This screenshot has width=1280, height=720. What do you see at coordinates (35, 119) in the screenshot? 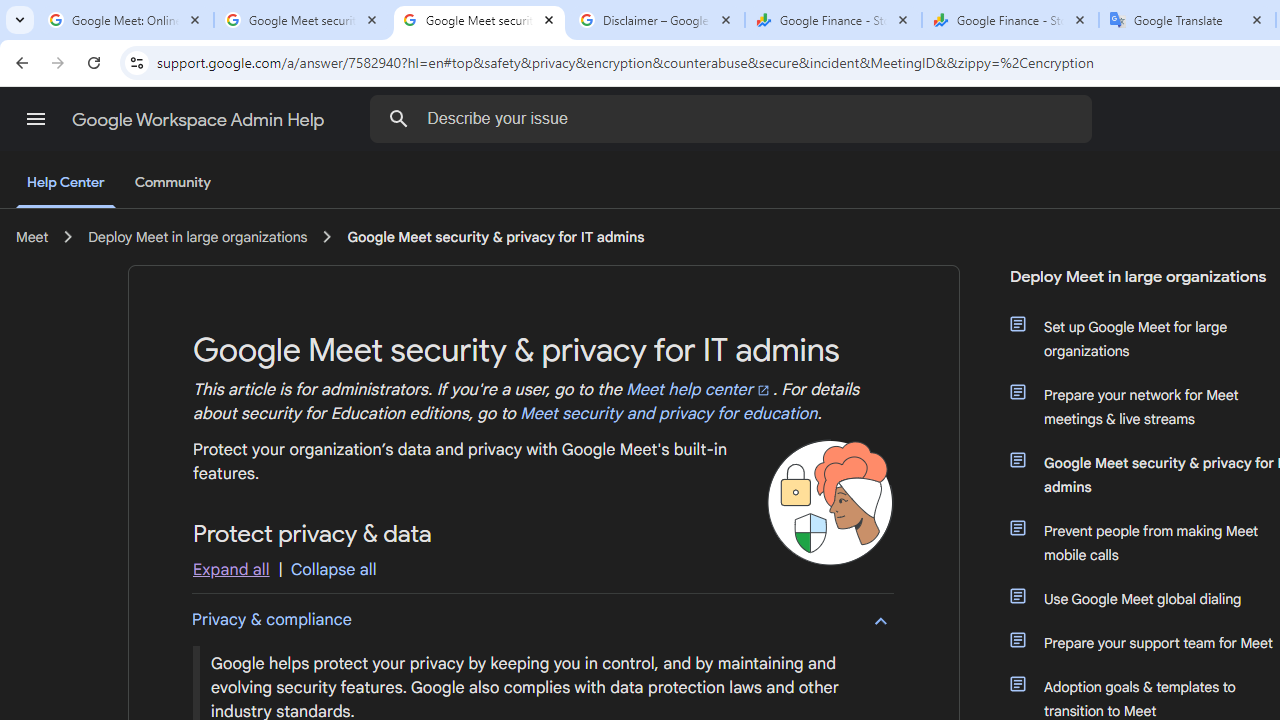
I see `'Main menu'` at bounding box center [35, 119].